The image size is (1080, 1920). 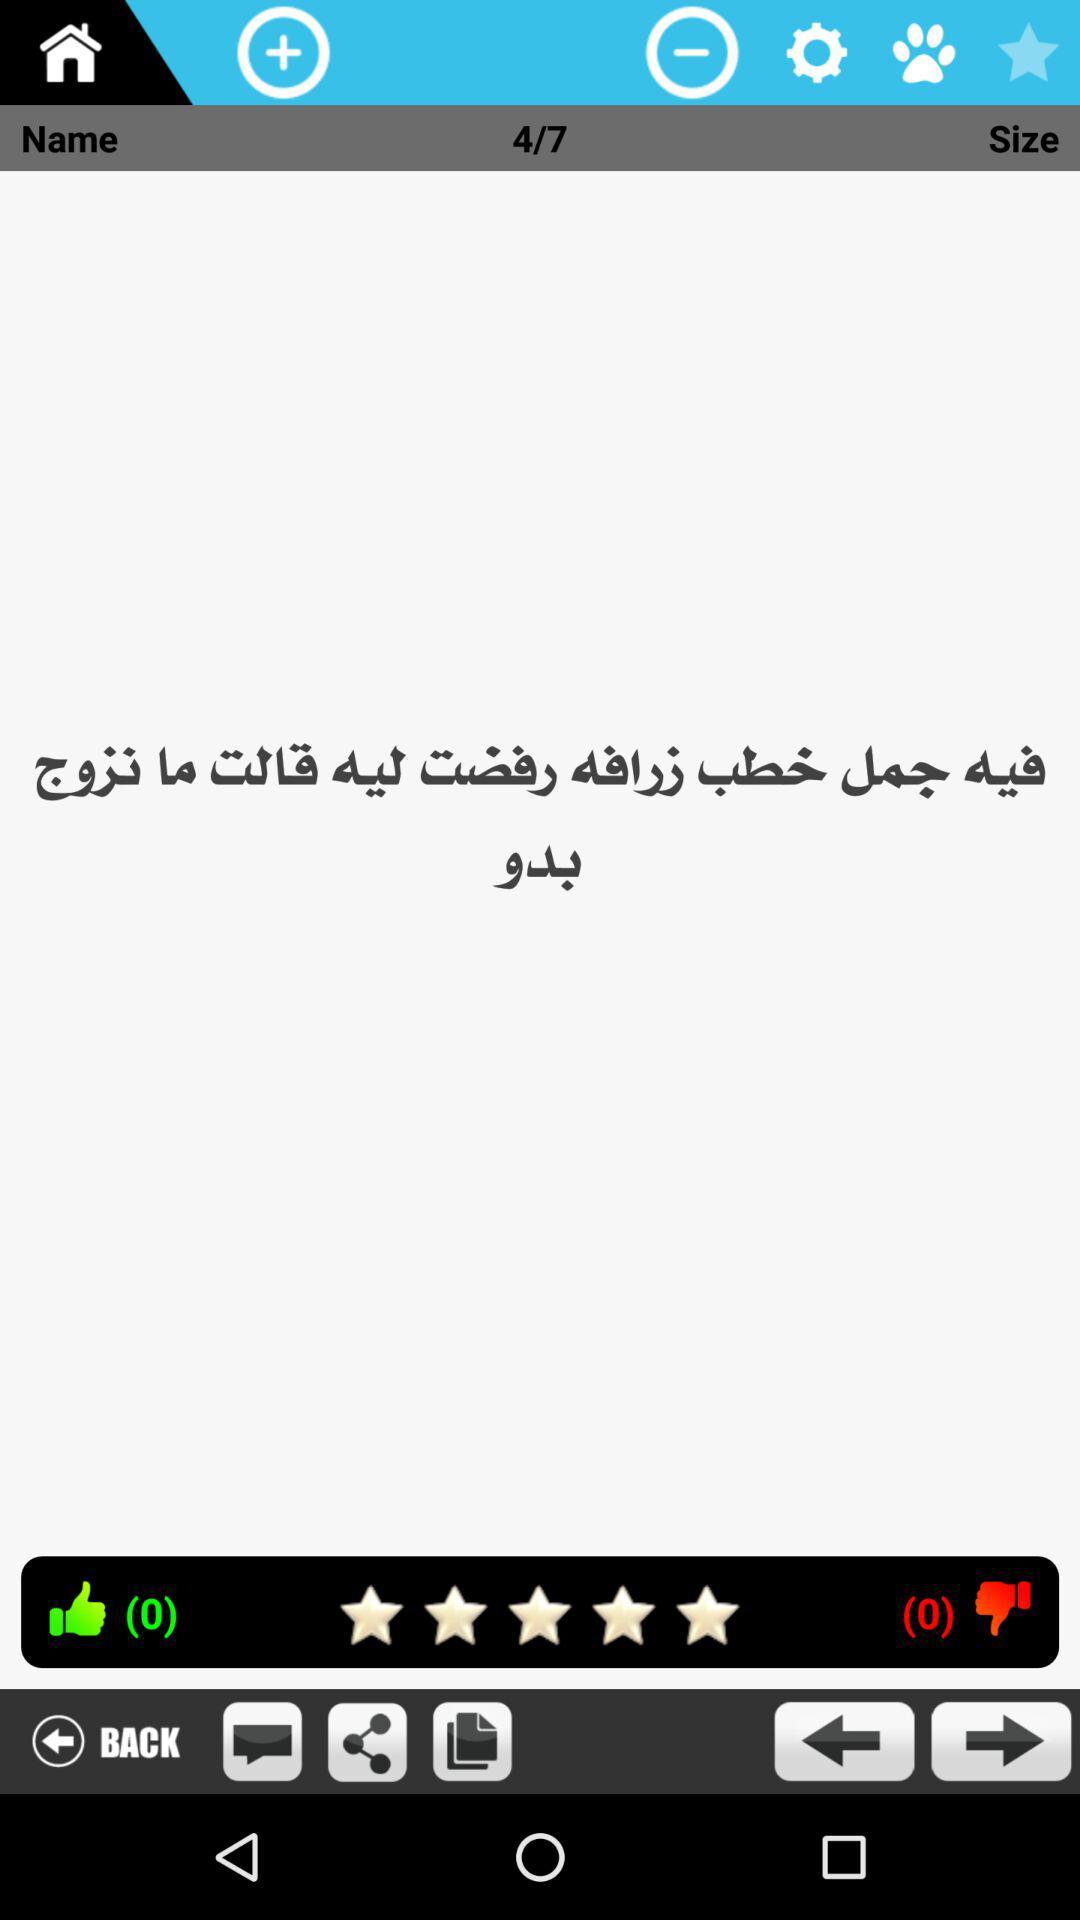 I want to click on home, so click(x=104, y=52).